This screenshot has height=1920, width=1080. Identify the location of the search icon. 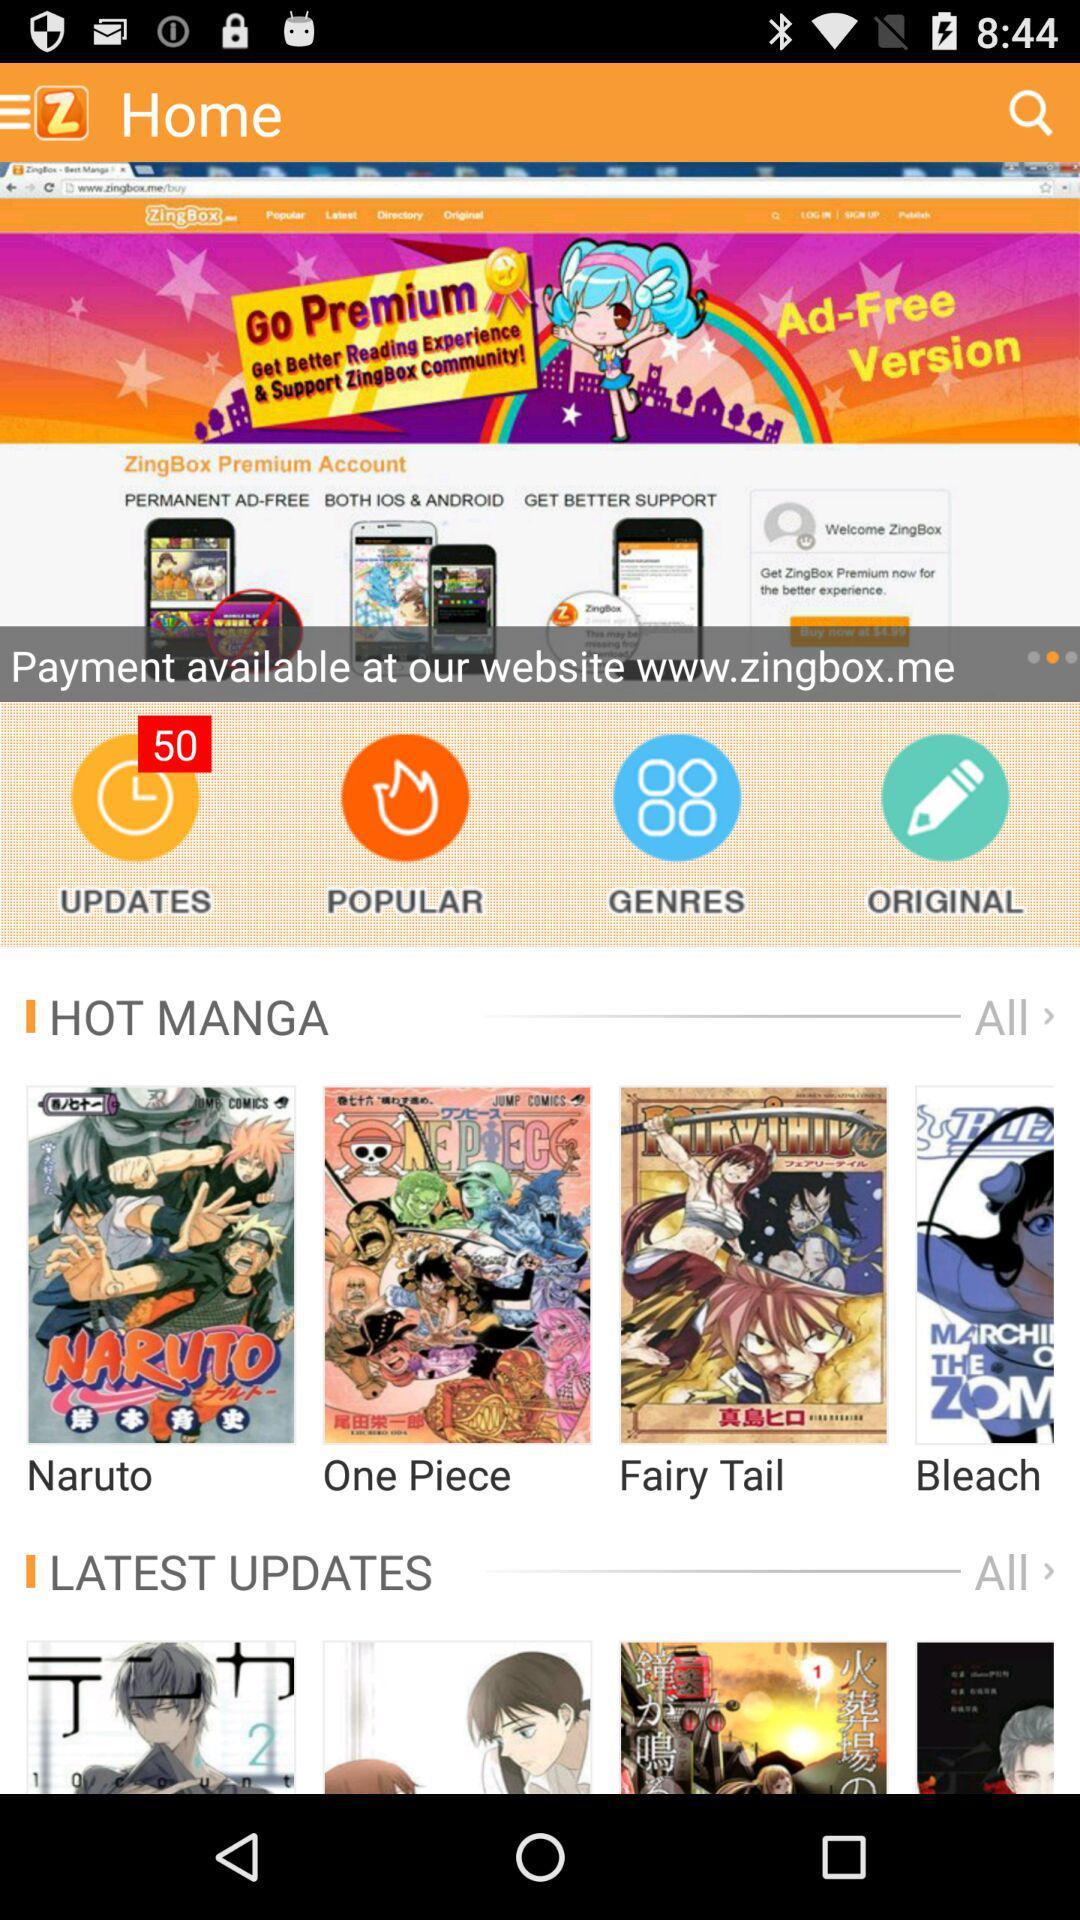
(1030, 119).